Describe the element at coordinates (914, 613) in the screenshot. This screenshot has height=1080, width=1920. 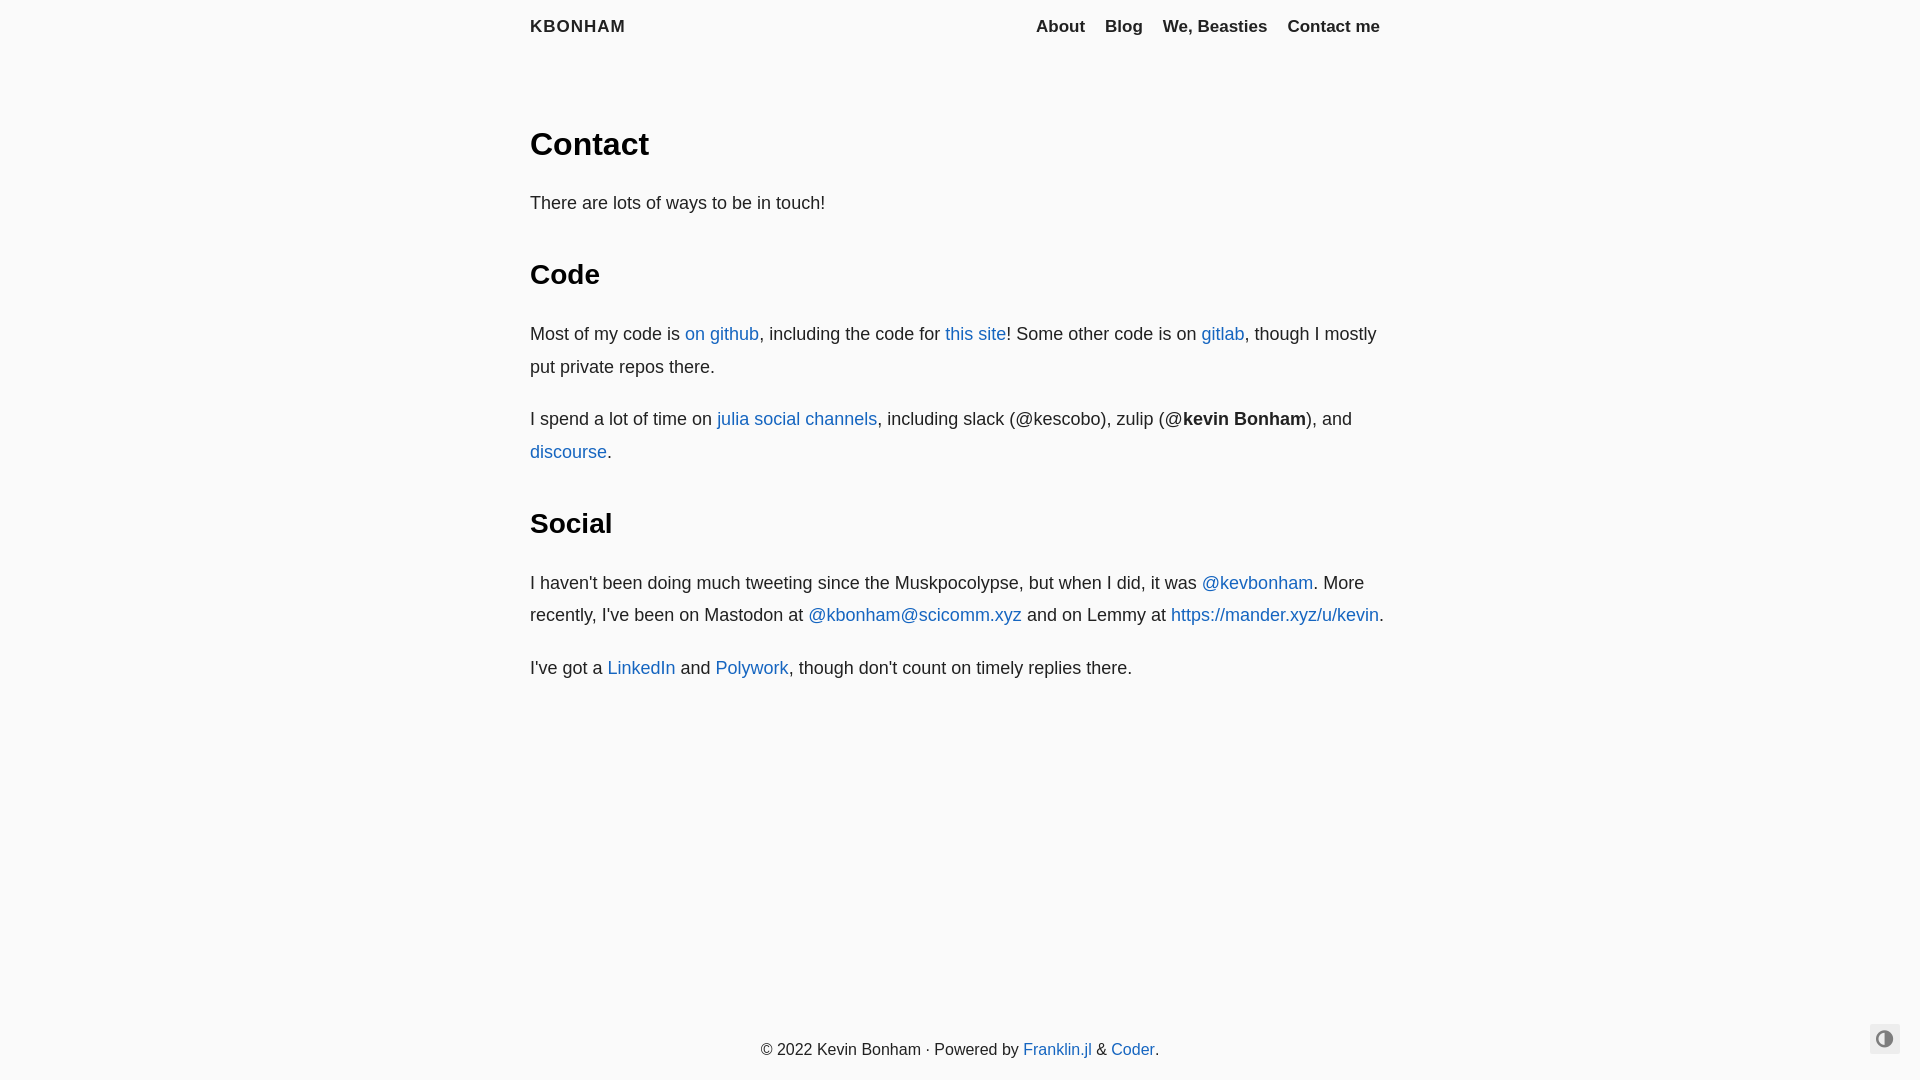
I see `'@kbonham@scicomm.xyz'` at that location.